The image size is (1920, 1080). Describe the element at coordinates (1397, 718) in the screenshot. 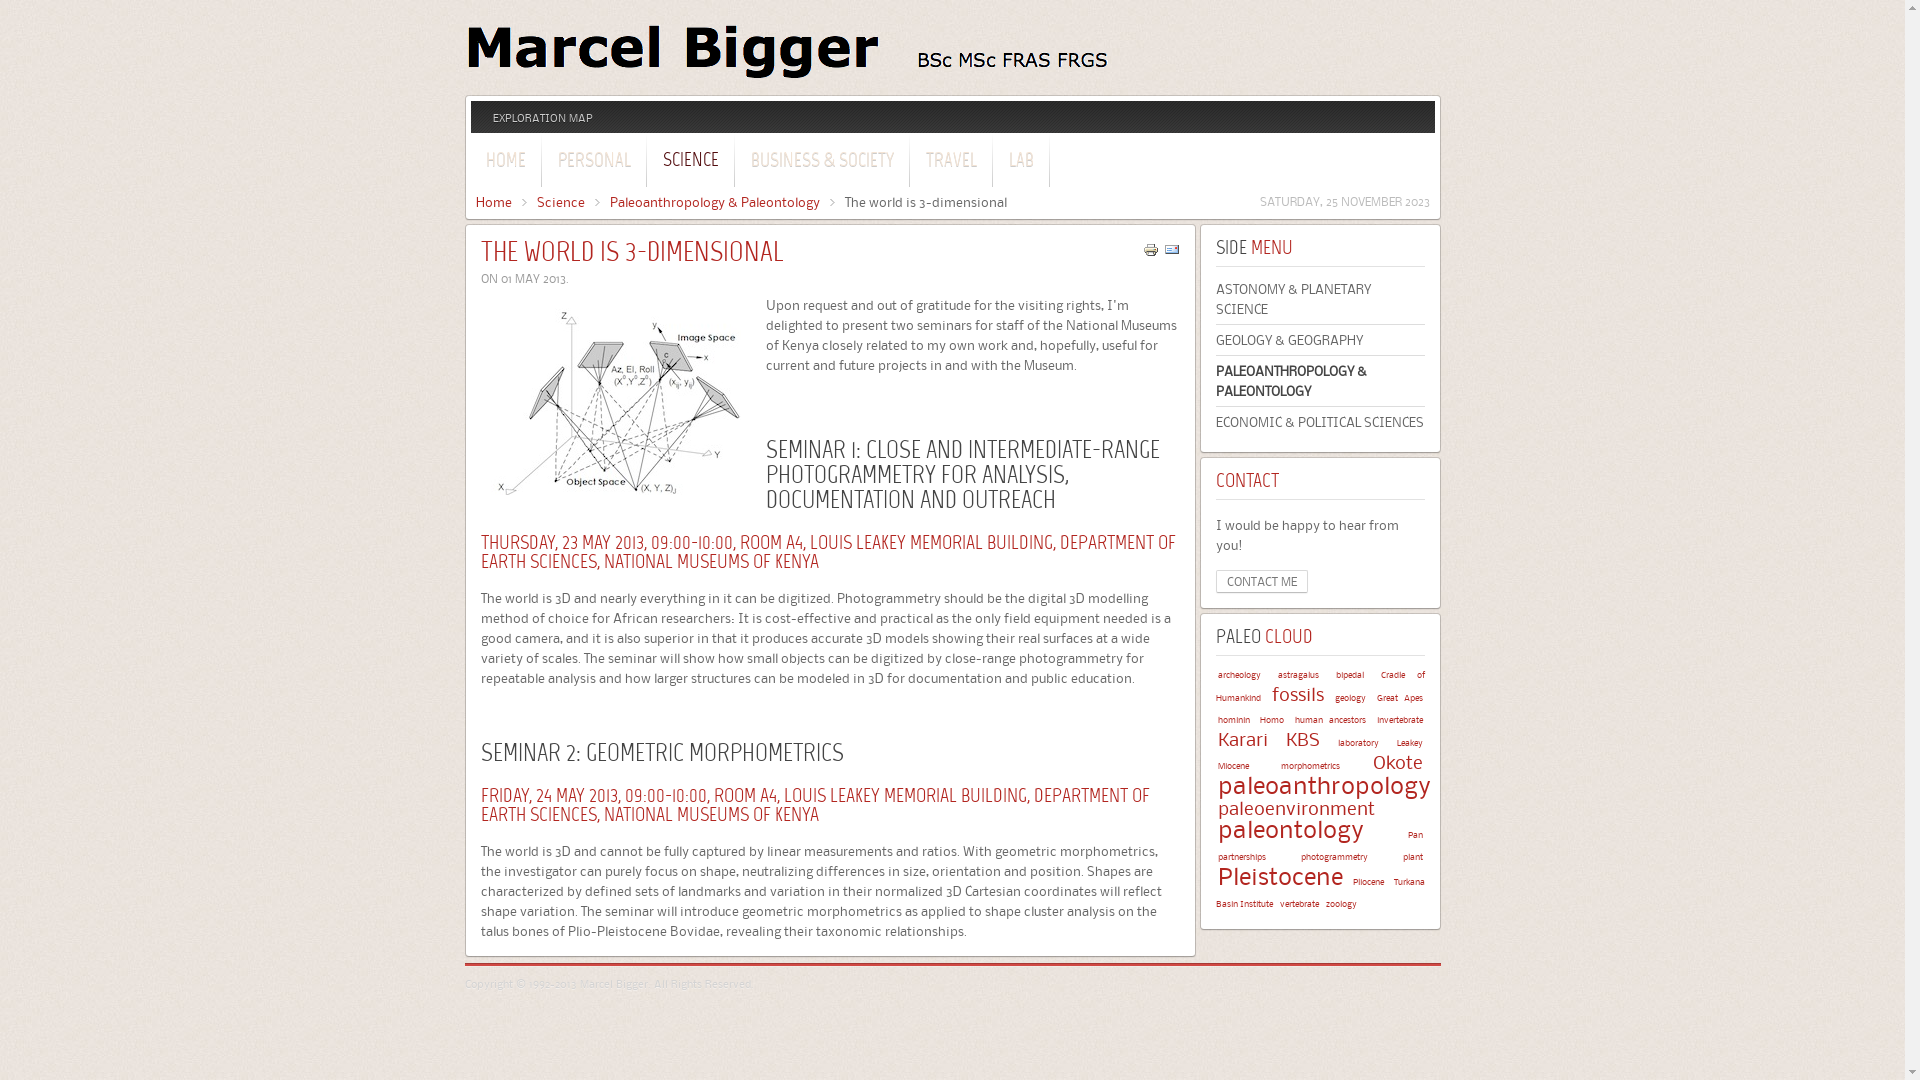

I see `'invertebrate'` at that location.